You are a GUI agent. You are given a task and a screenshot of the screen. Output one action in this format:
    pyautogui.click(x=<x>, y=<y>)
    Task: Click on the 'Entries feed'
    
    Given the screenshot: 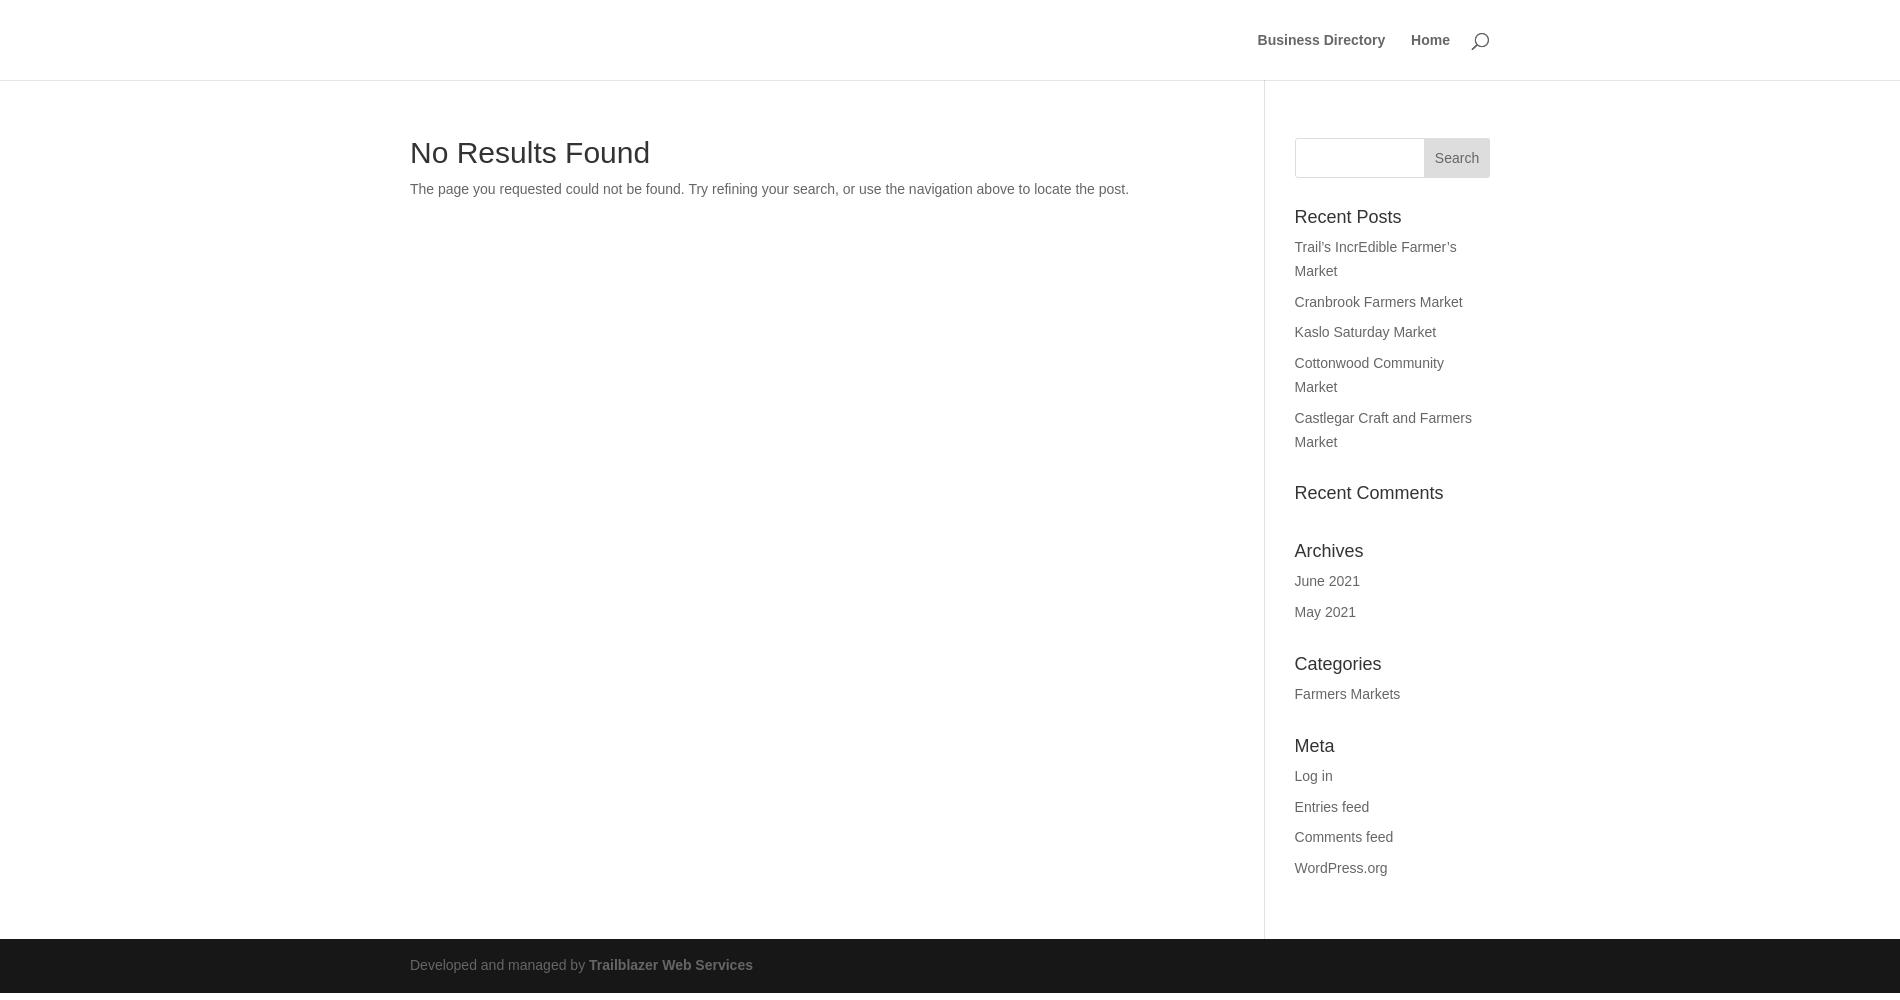 What is the action you would take?
    pyautogui.click(x=1330, y=806)
    